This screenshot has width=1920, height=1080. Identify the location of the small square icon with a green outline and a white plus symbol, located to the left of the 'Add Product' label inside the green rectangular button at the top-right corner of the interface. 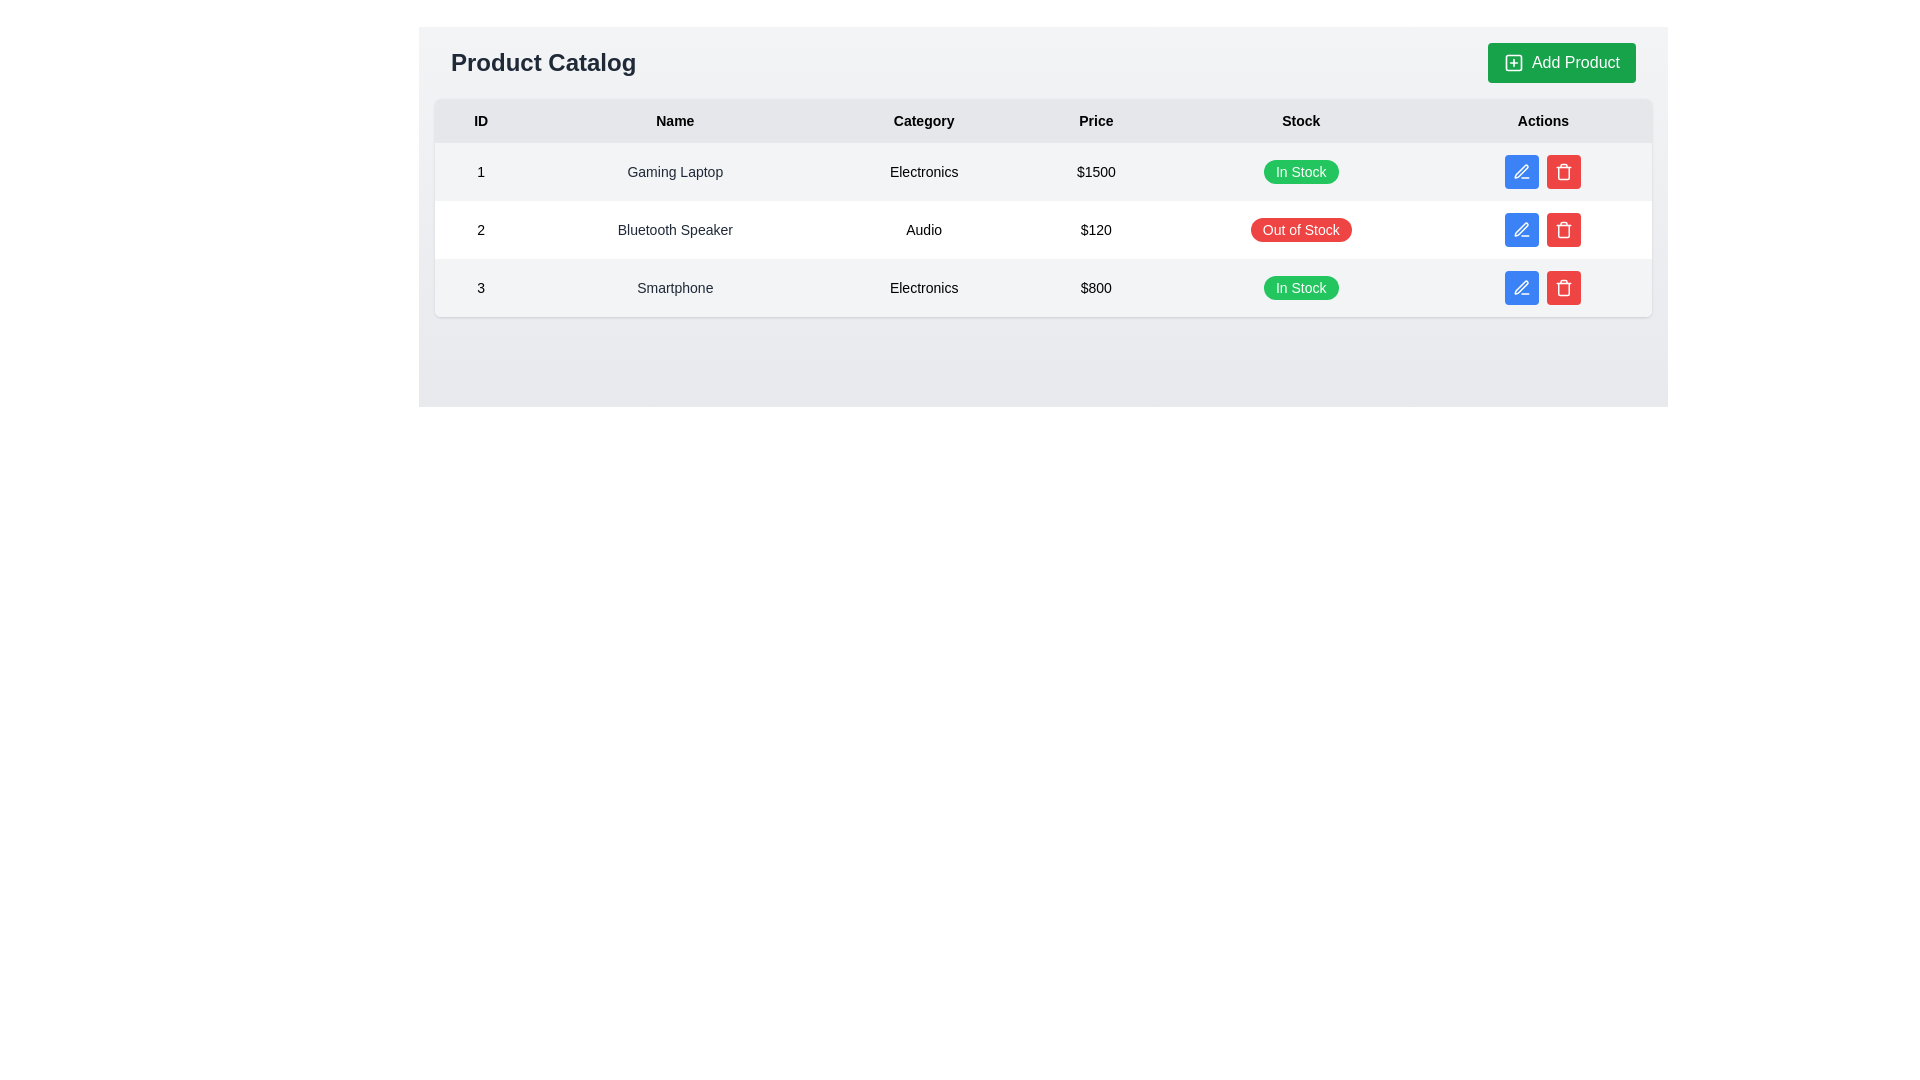
(1513, 61).